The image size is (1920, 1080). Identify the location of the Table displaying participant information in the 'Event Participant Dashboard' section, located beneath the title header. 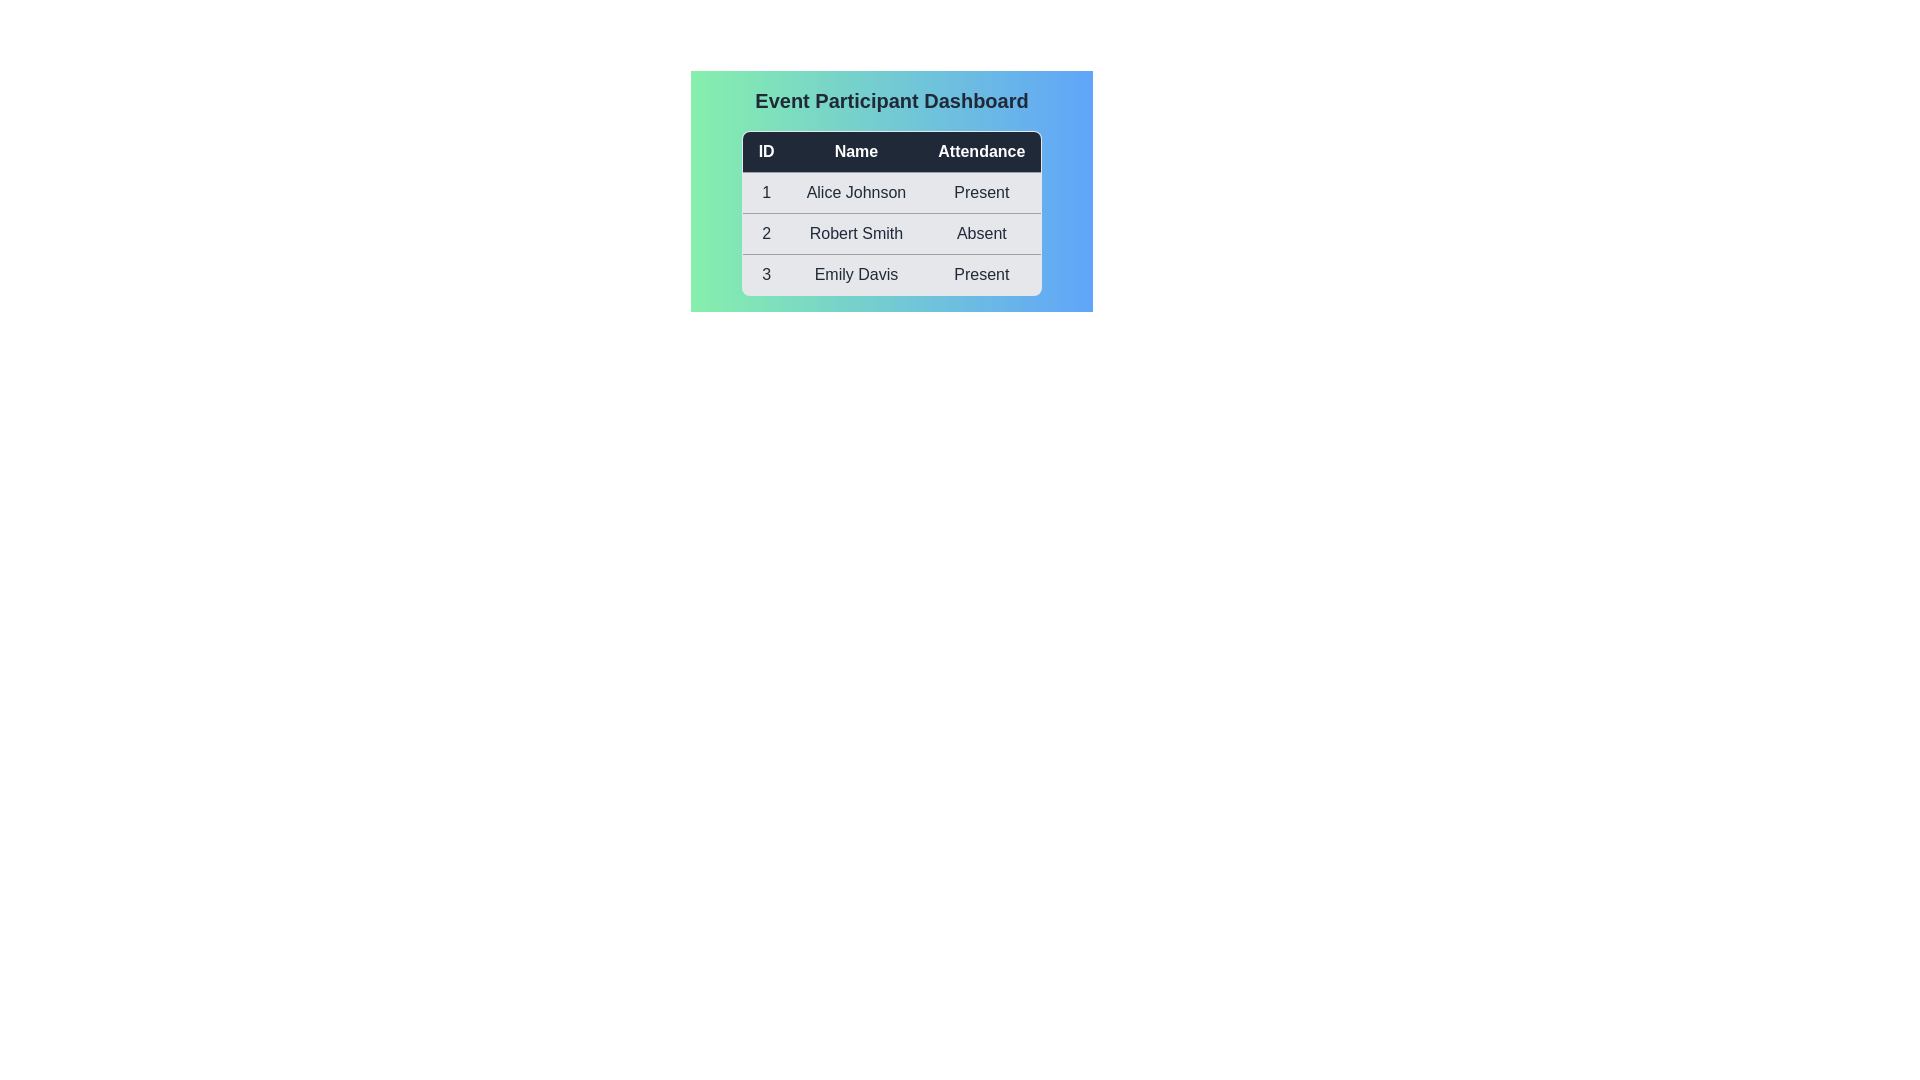
(891, 213).